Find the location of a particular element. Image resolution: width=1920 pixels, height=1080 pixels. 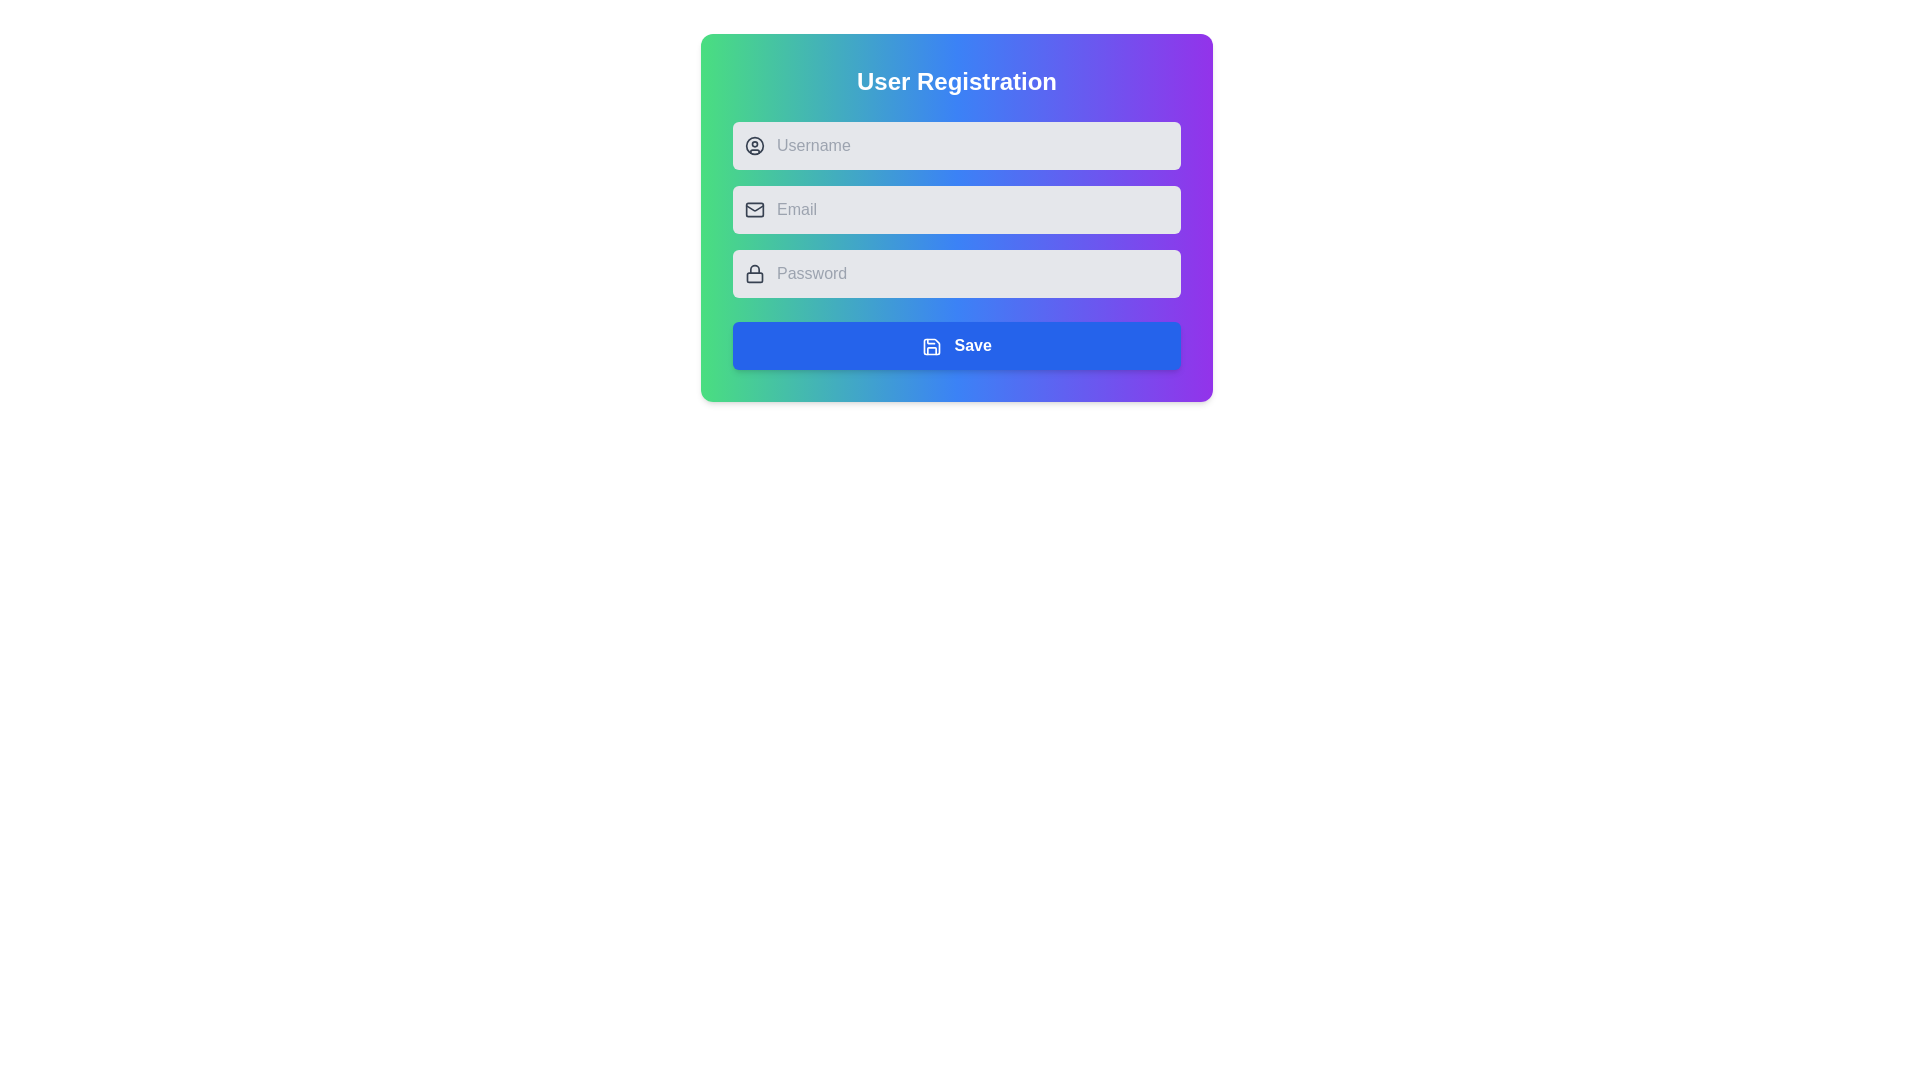

the SVG rectangle element representing the body of the lock icon, which serves as a visual indicator of security is located at coordinates (753, 277).